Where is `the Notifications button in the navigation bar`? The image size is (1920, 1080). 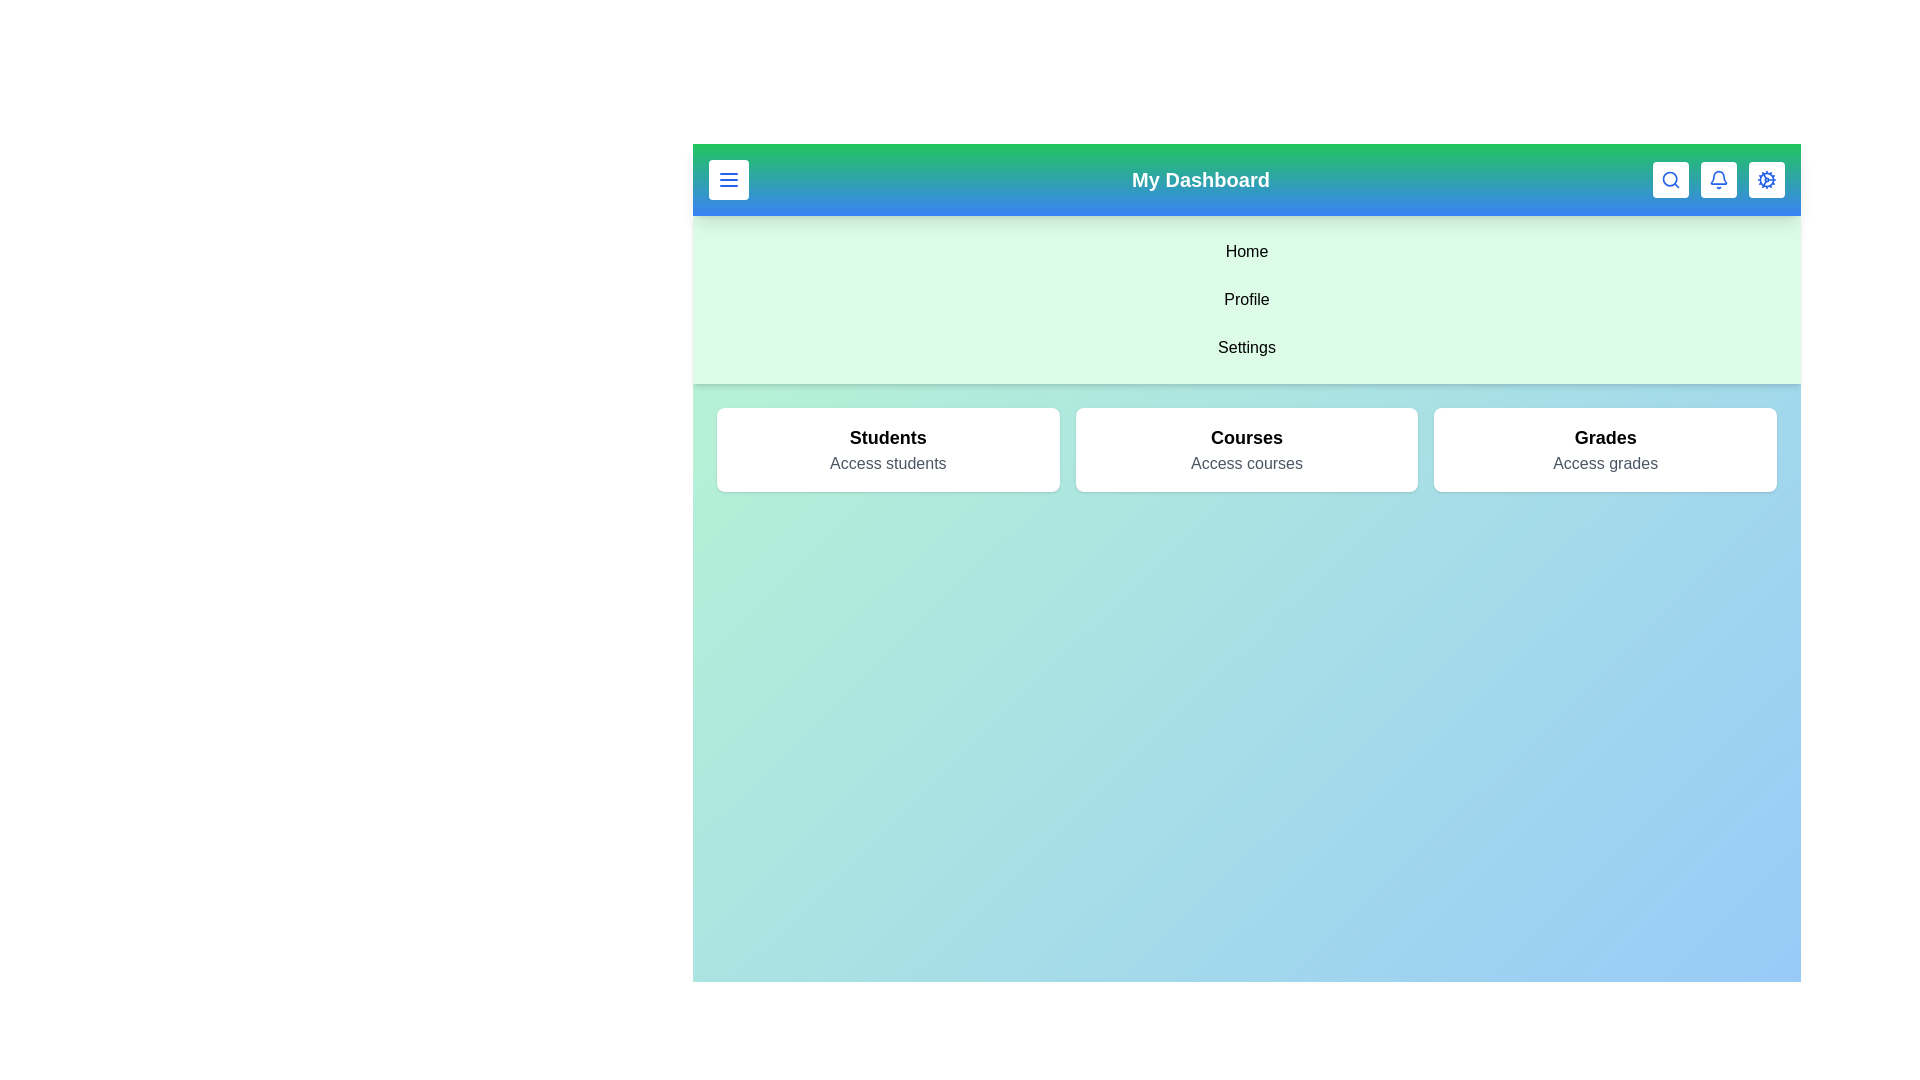
the Notifications button in the navigation bar is located at coordinates (1717, 180).